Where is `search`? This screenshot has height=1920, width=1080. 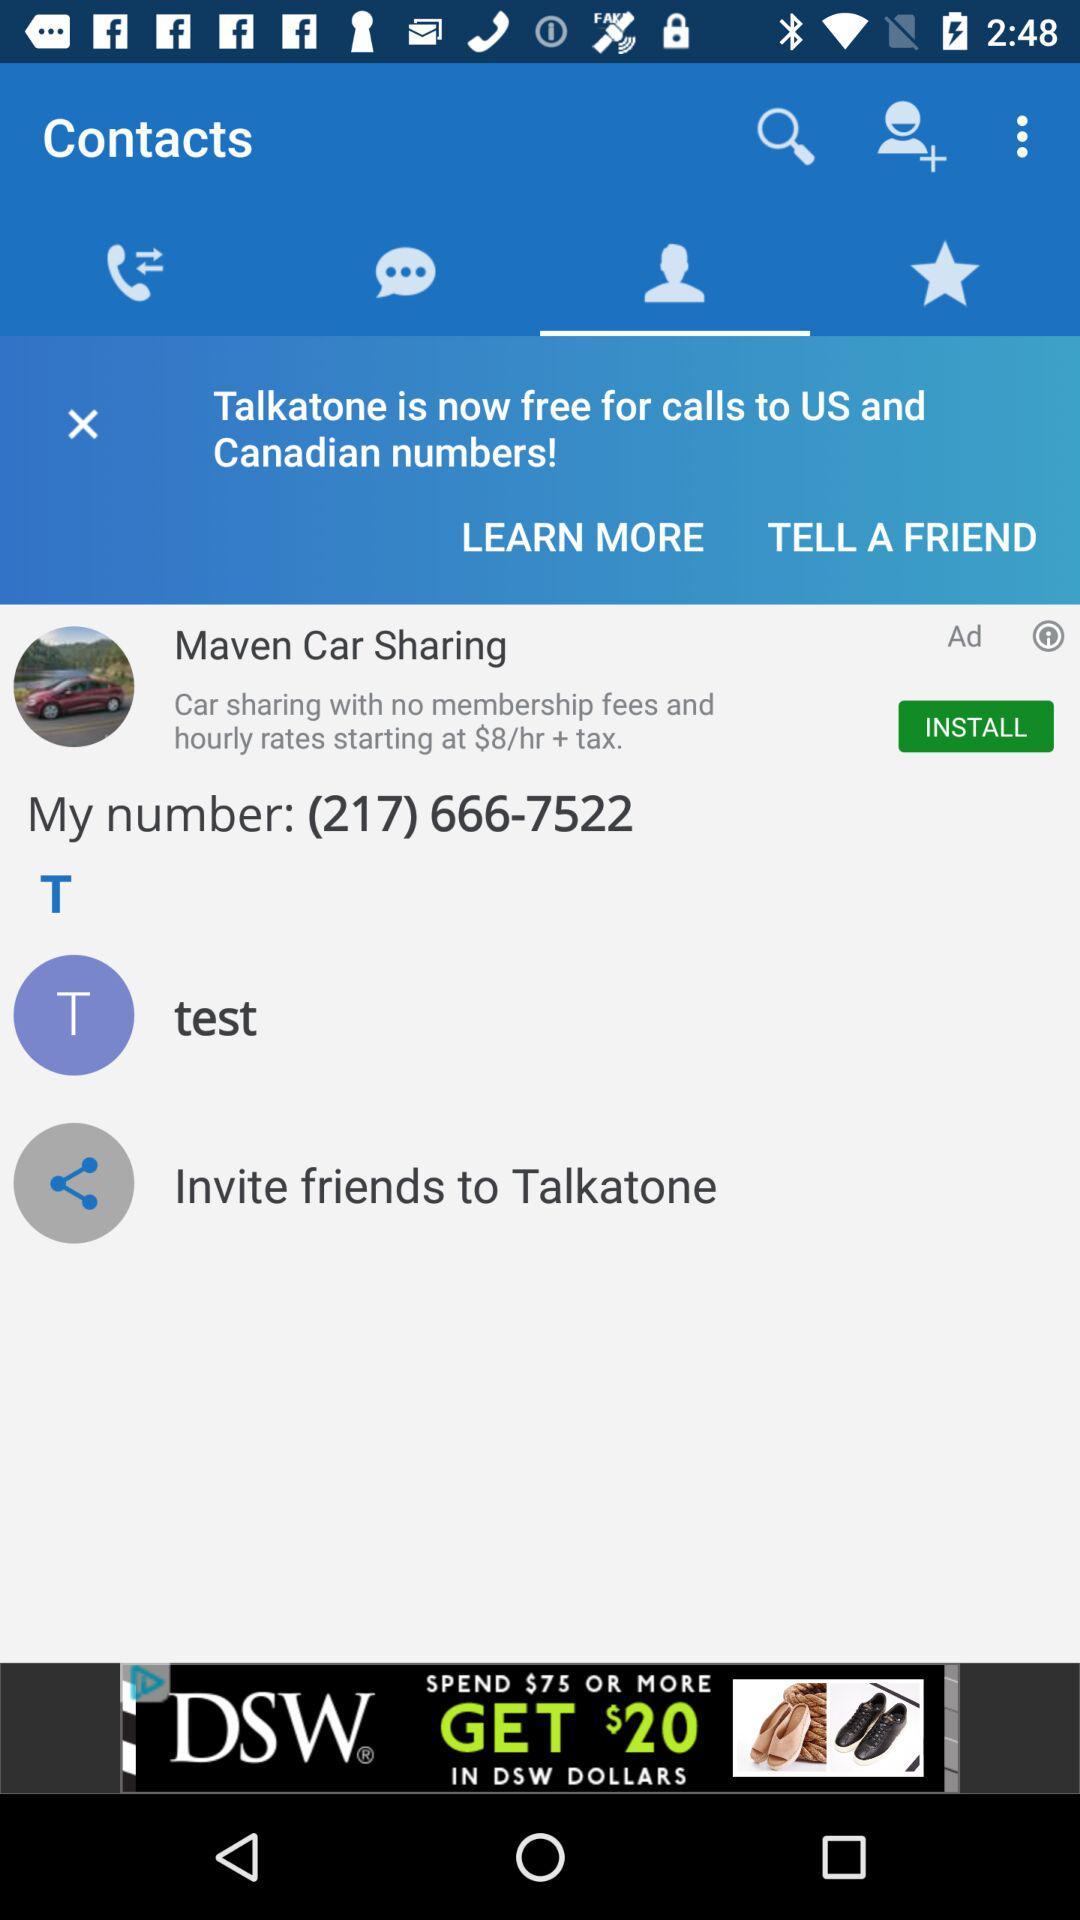 search is located at coordinates (785, 135).